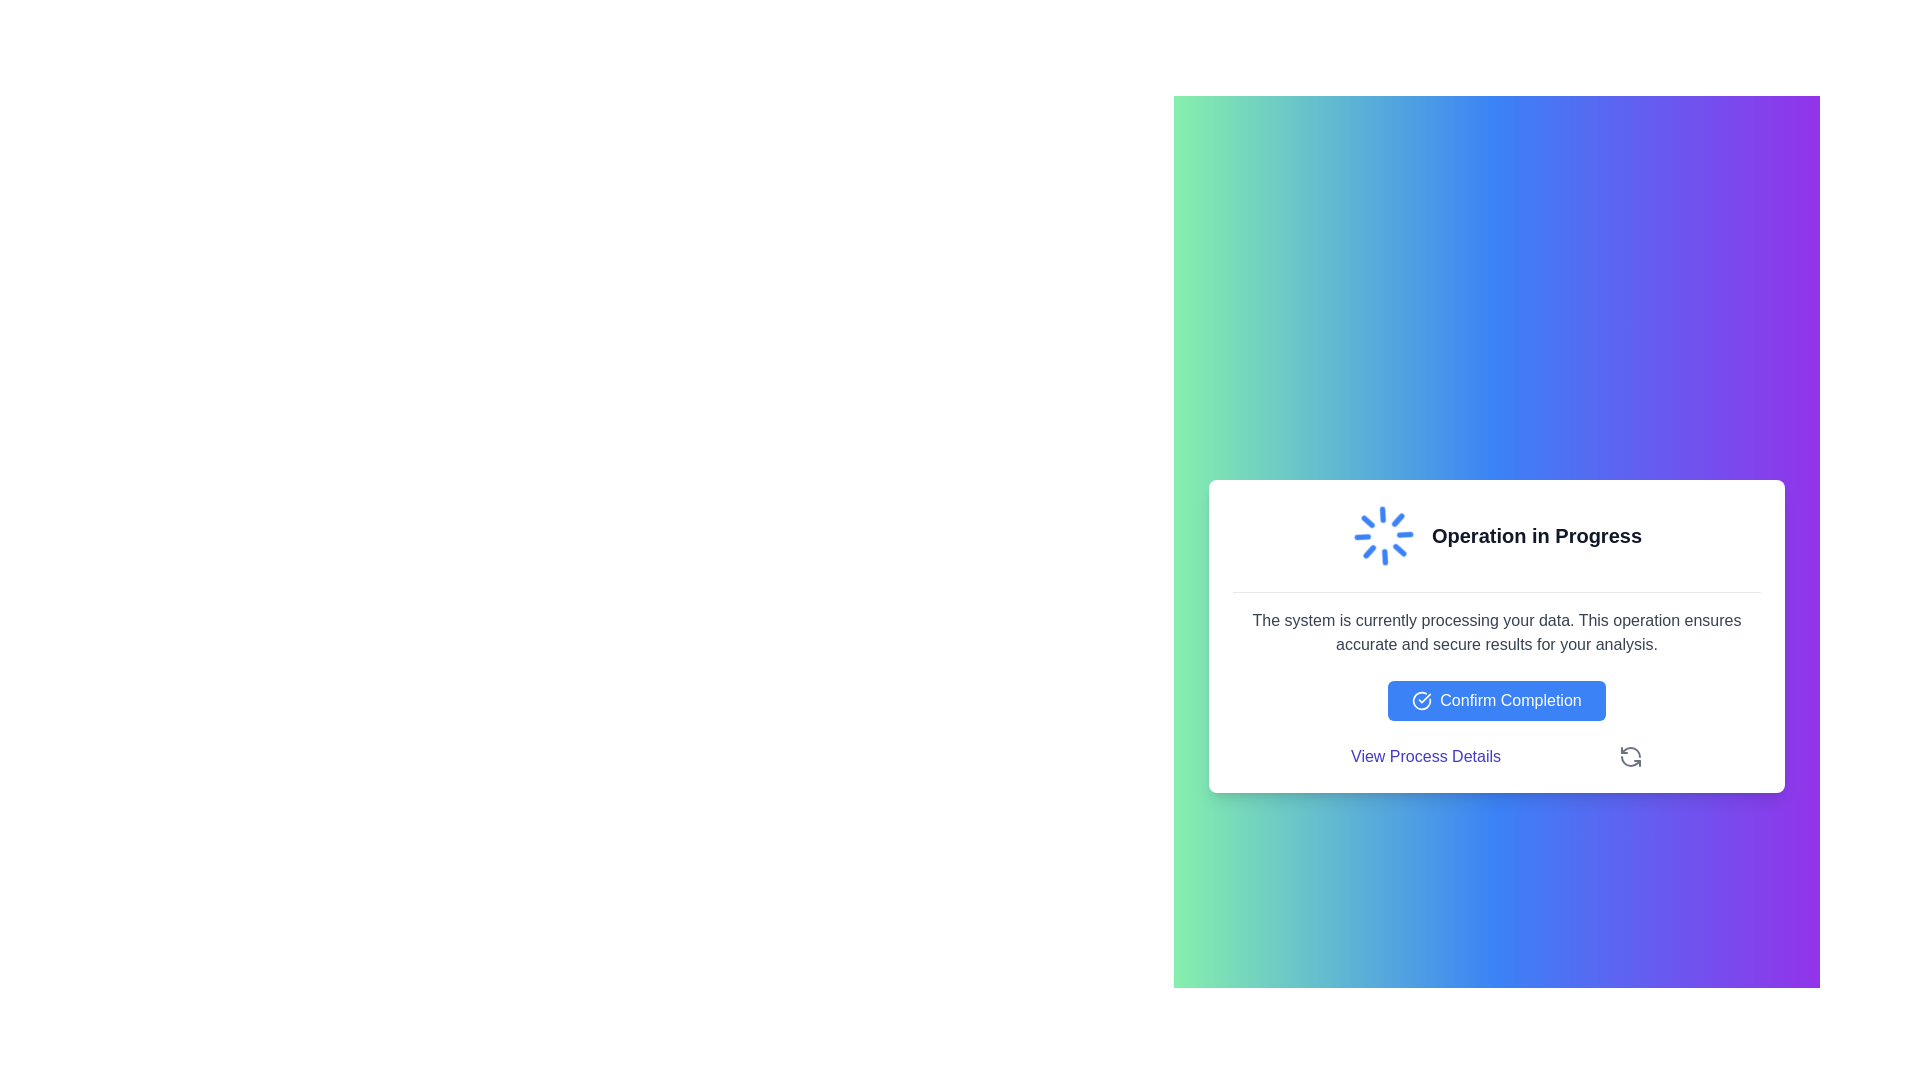  I want to click on text block that states: 'The system is currently processing your data. This operation ensures accurate and secure results for your analysis.' located in the center of the modal dialog box beneath the title 'Operation in Progress', so click(1497, 632).